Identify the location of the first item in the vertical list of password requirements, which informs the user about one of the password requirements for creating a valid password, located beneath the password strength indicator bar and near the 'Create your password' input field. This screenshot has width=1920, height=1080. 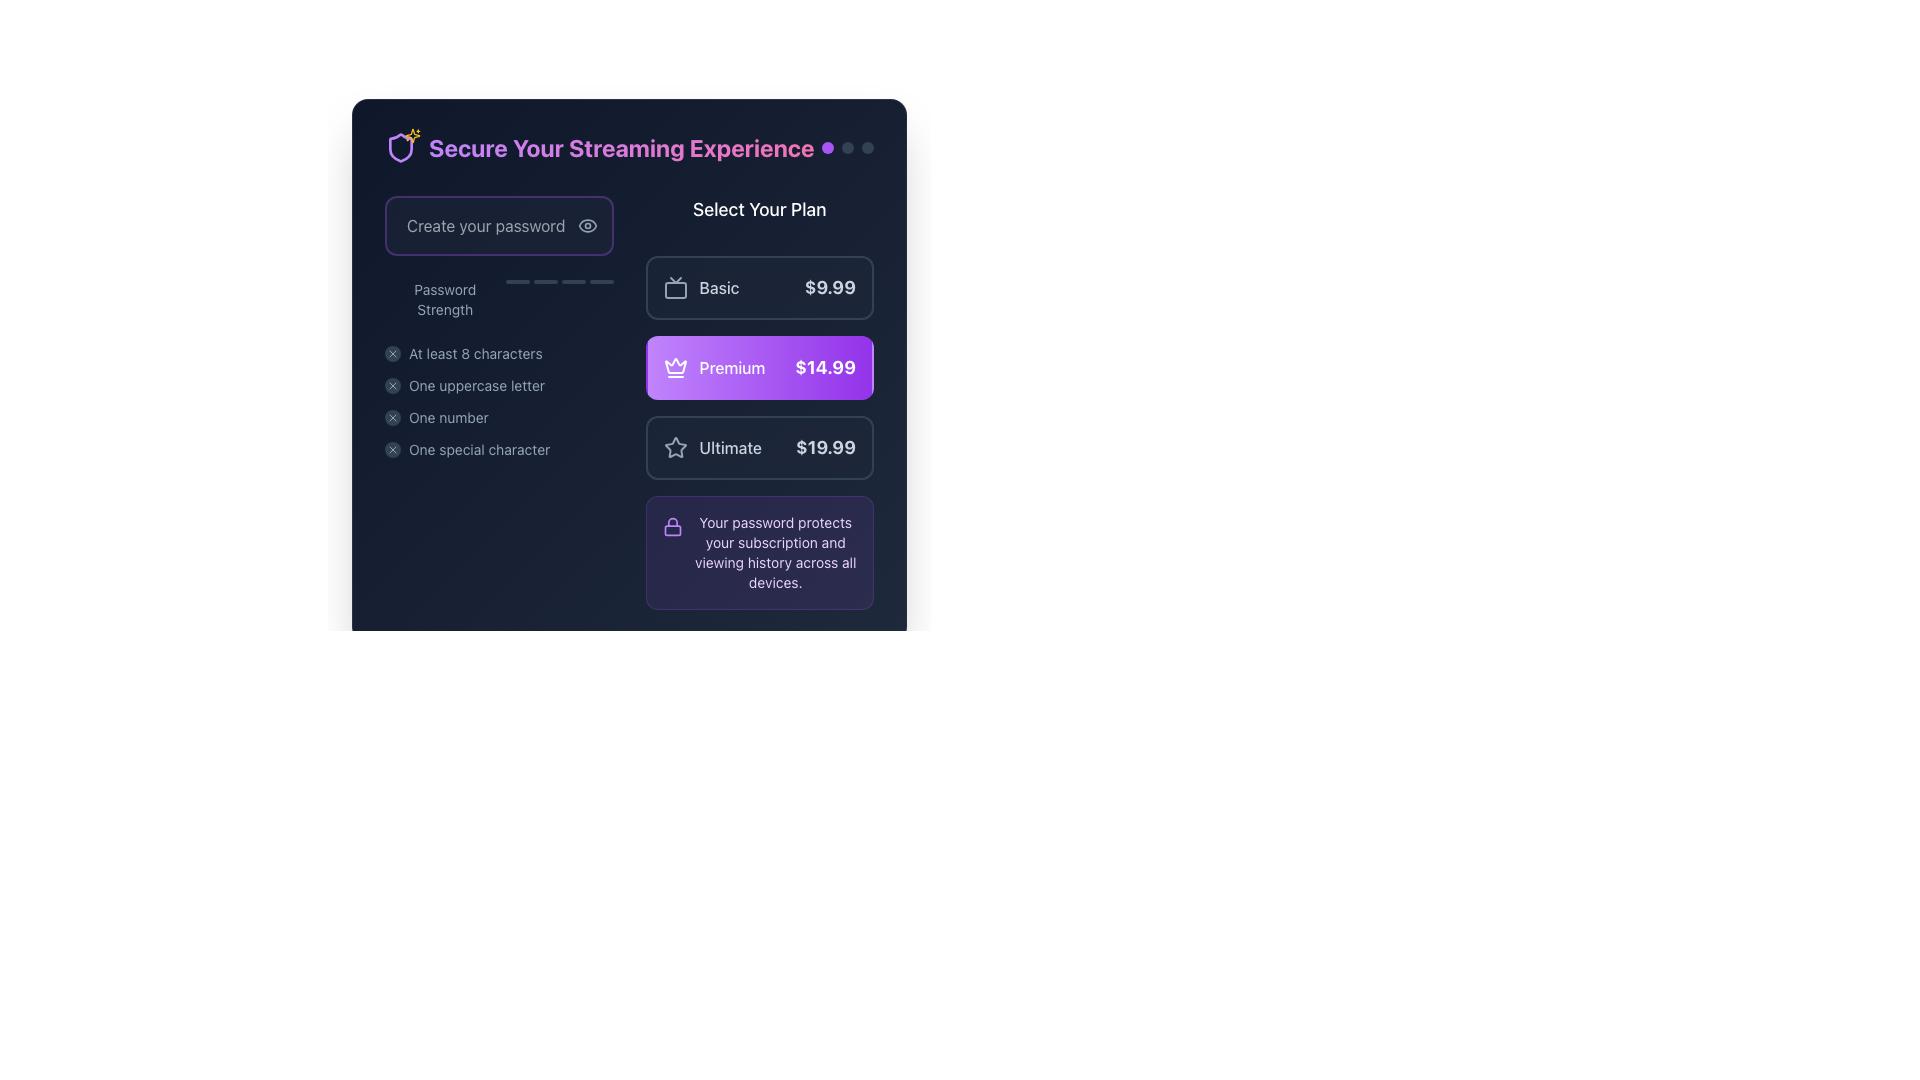
(474, 353).